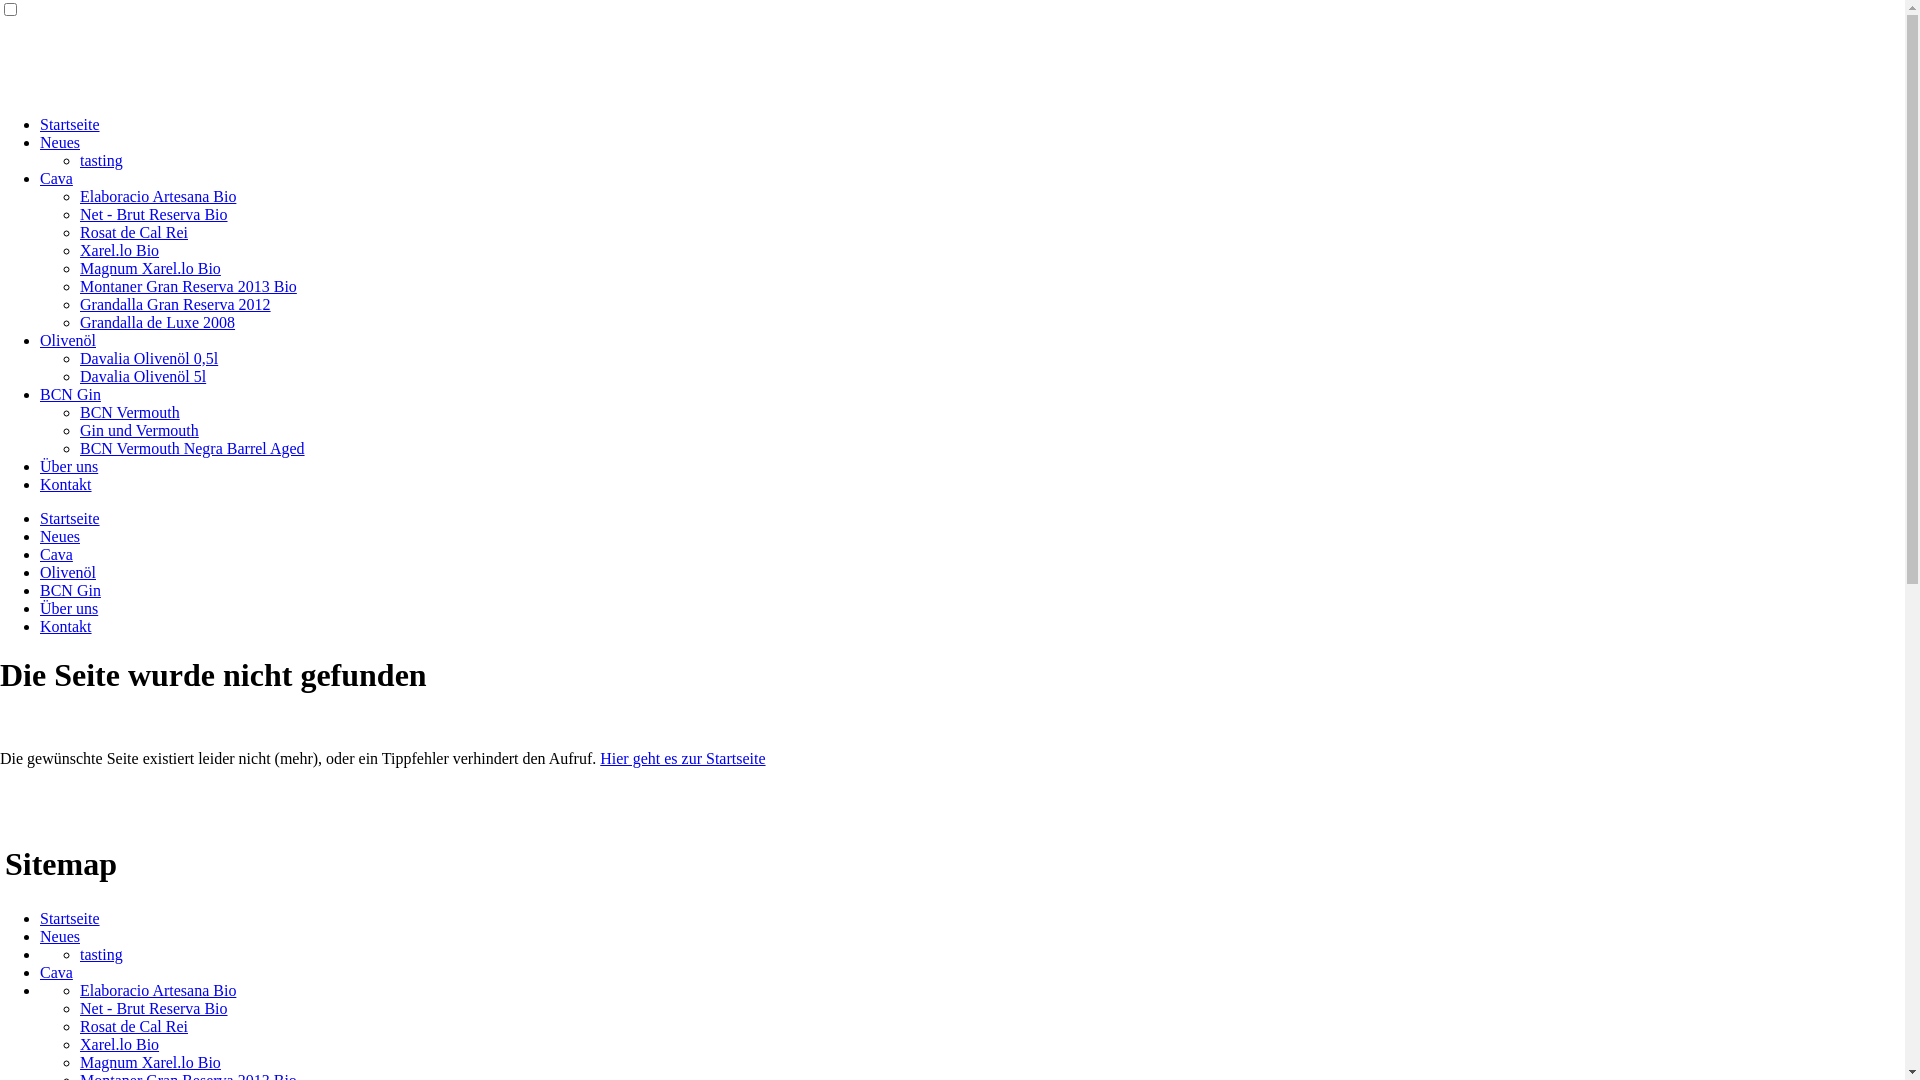  I want to click on 'Kontakt', so click(66, 625).